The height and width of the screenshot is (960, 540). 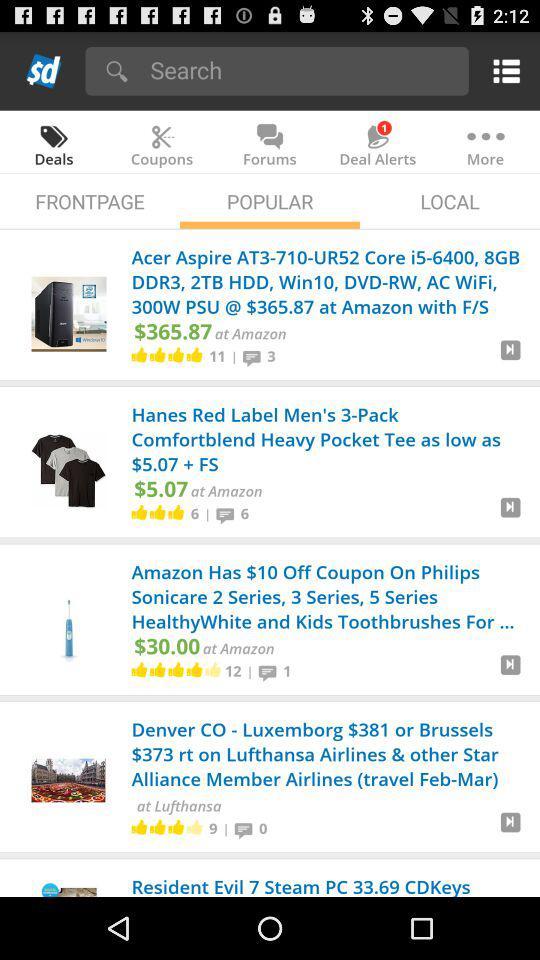 I want to click on cart, so click(x=510, y=830).